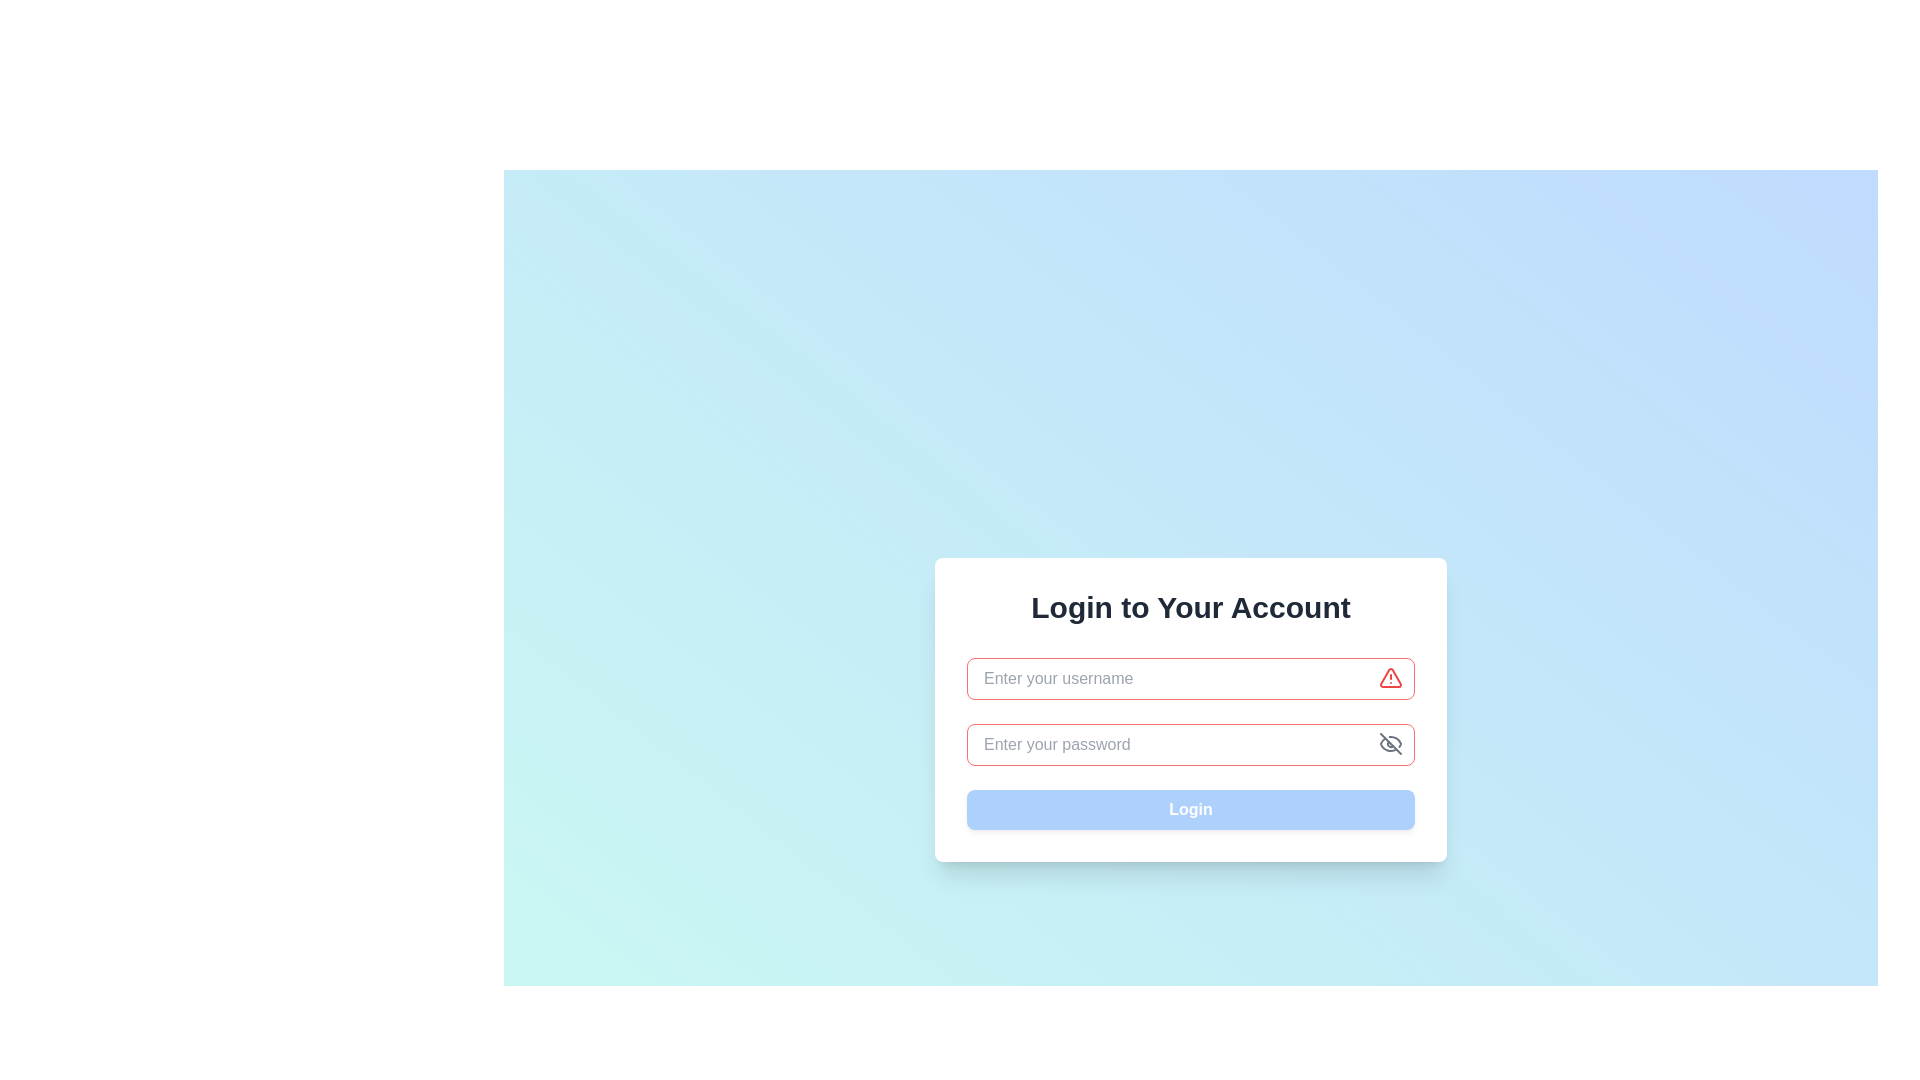 This screenshot has width=1920, height=1080. Describe the element at coordinates (1190, 607) in the screenshot. I see `the purpose of the login form section` at that location.